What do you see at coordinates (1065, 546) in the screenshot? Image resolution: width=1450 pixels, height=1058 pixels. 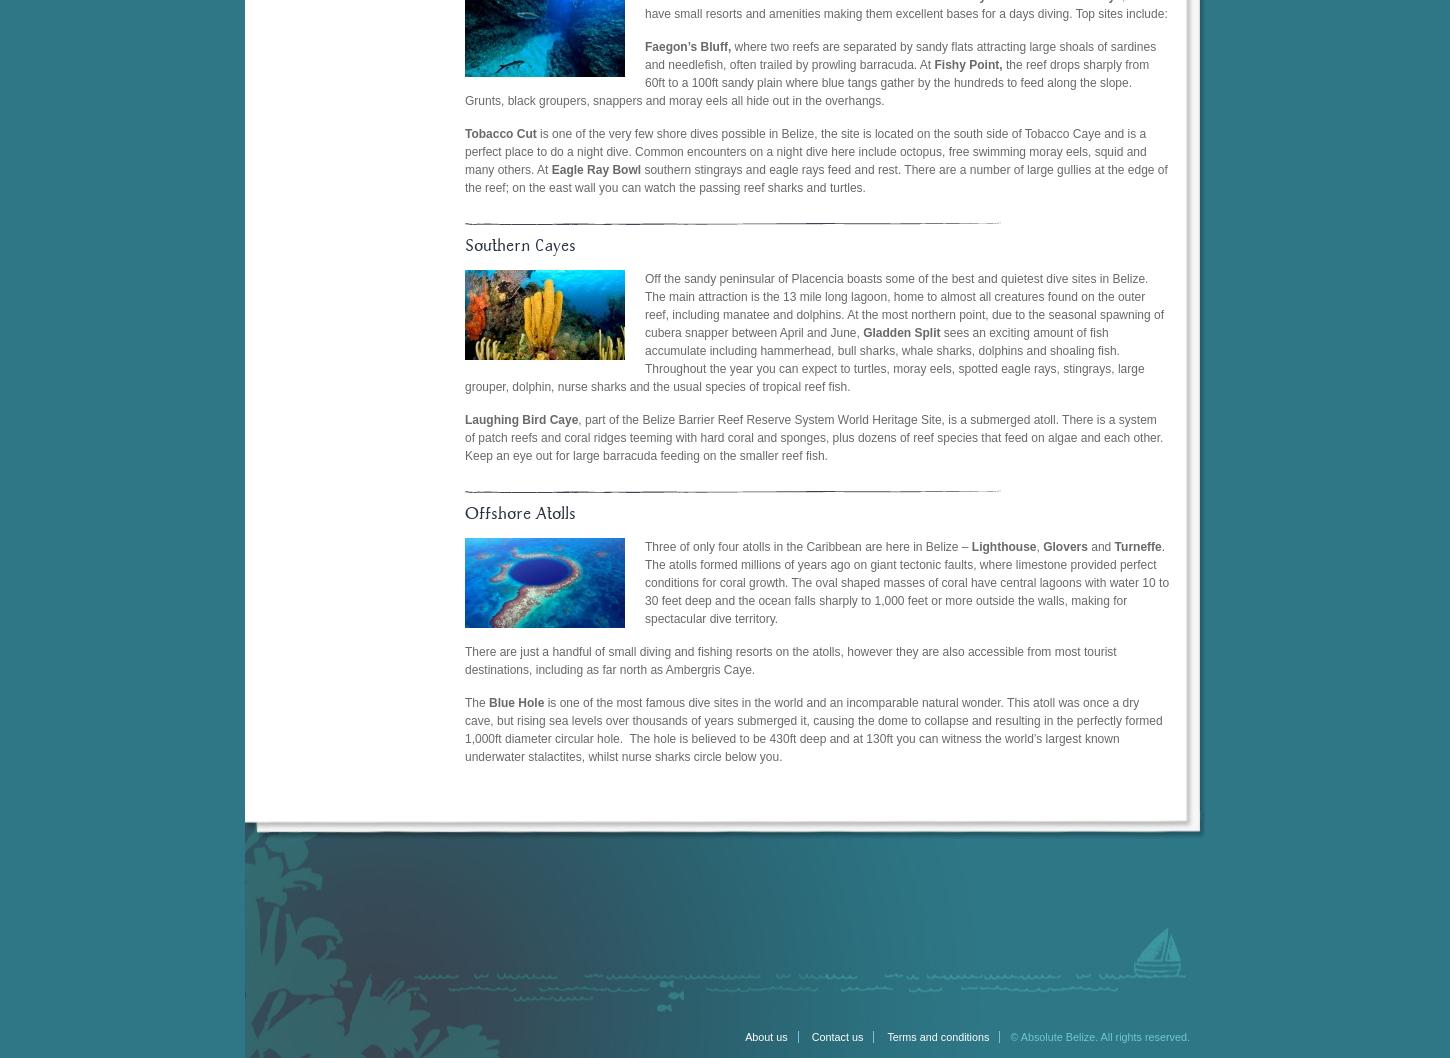 I see `'Glovers'` at bounding box center [1065, 546].